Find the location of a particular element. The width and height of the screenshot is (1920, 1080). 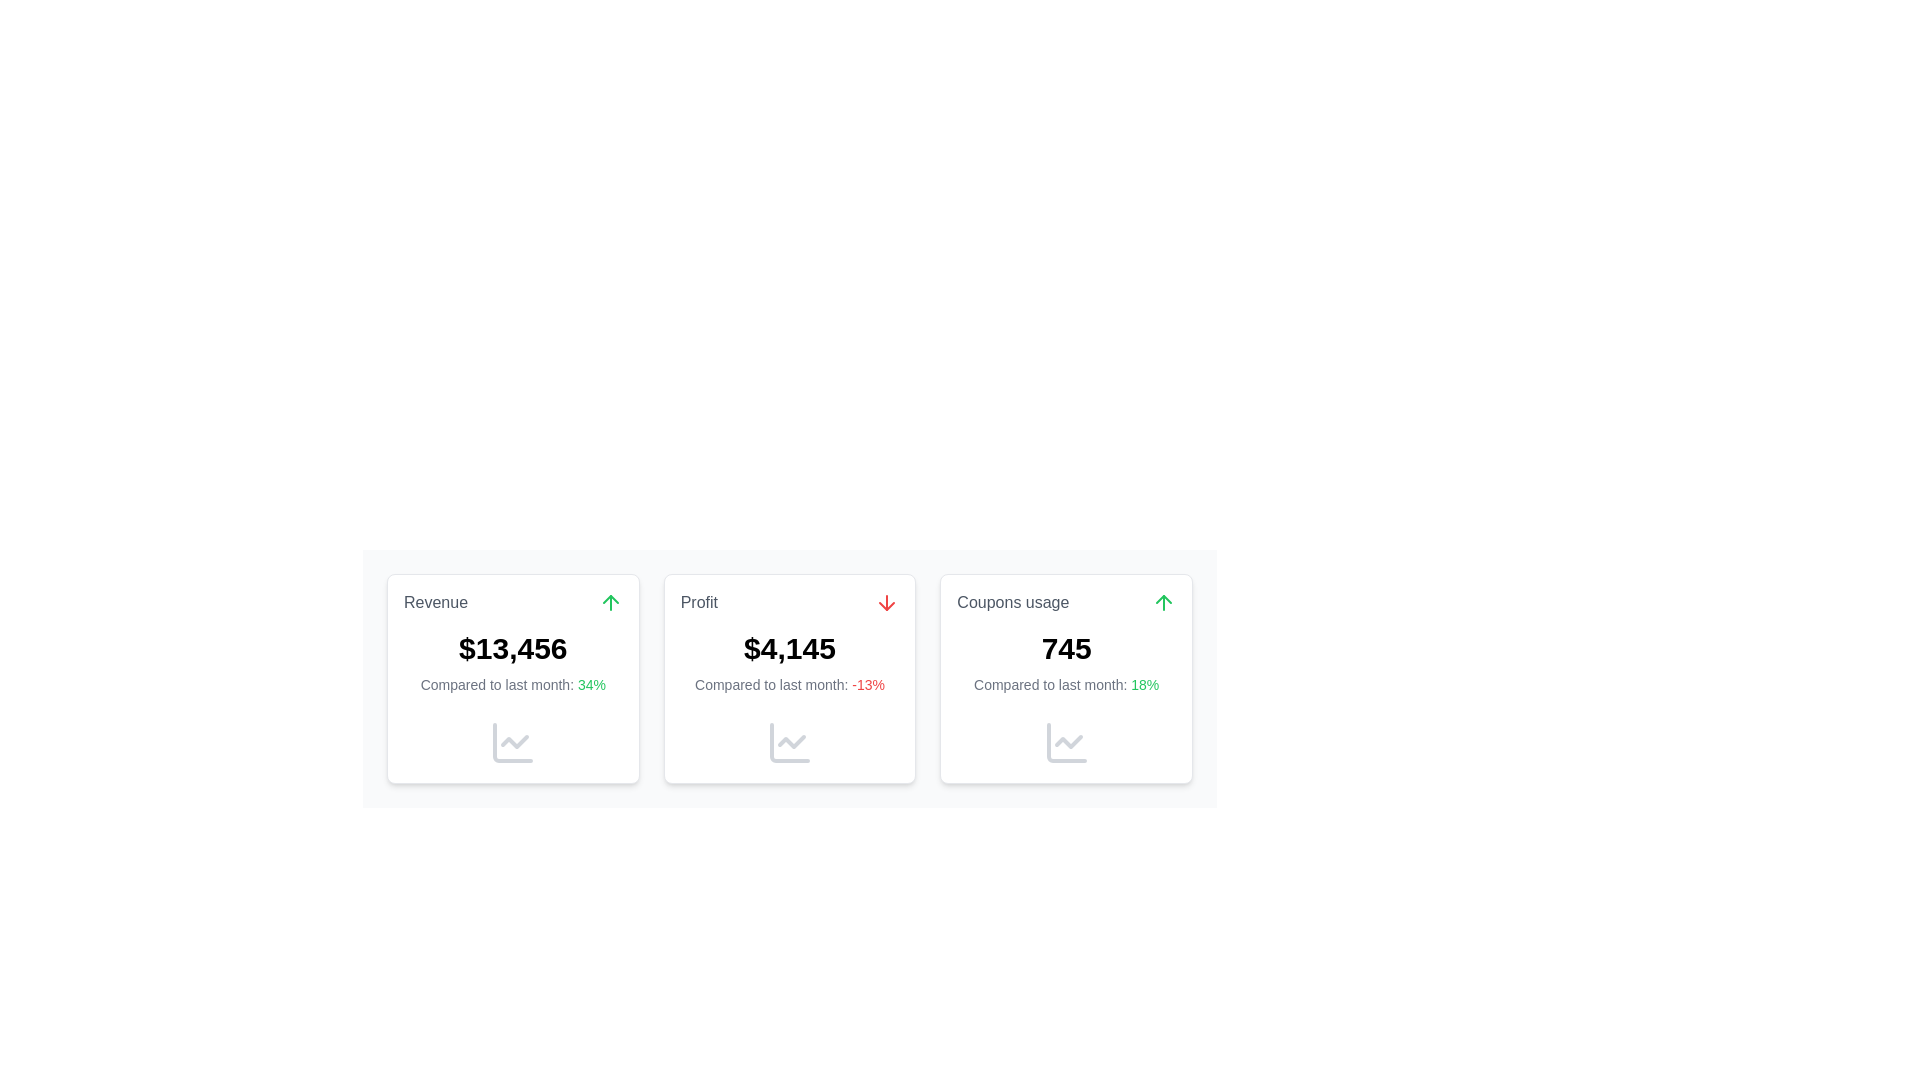

the graphical line element in the SVG illustration that serves as the base of the chart for the 'Coupons usage' card, located in the bottom-right corner of the card is located at coordinates (1065, 743).